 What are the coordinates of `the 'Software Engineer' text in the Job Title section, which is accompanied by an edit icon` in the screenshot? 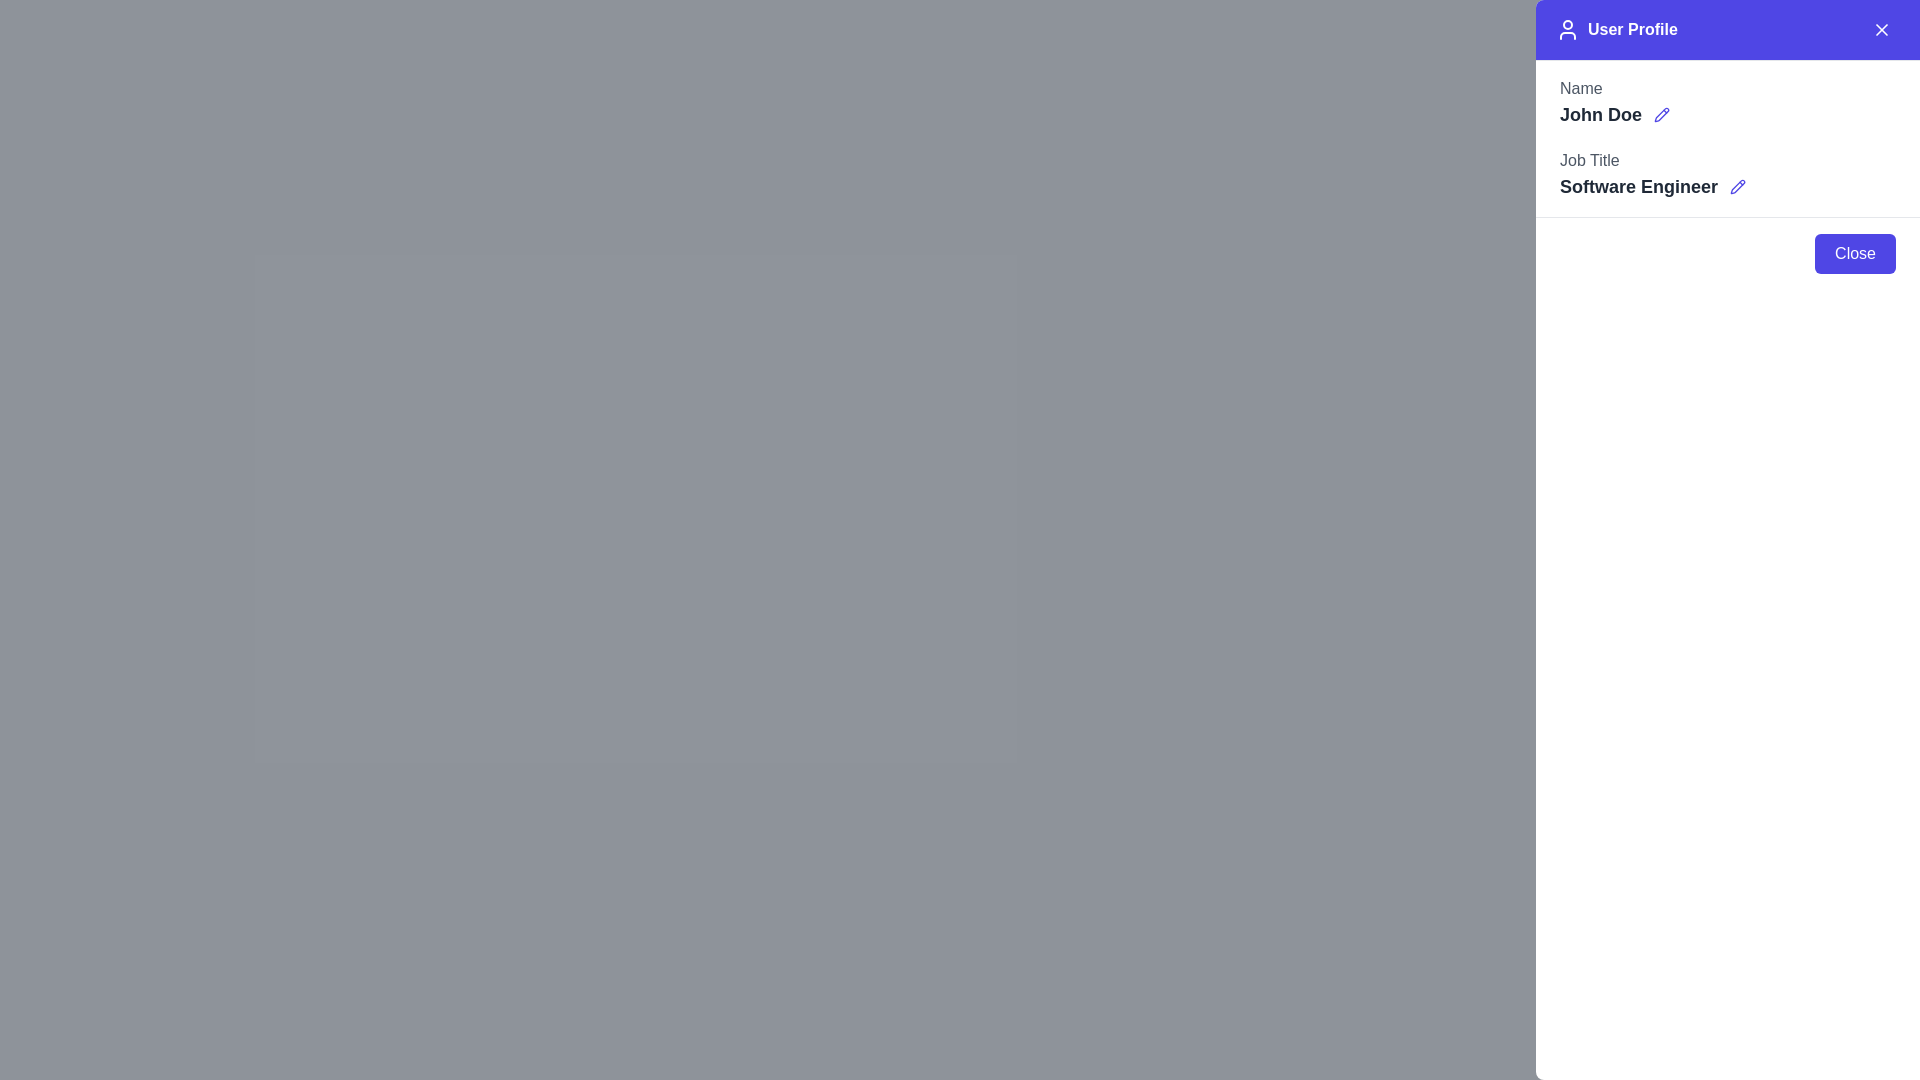 It's located at (1655, 186).